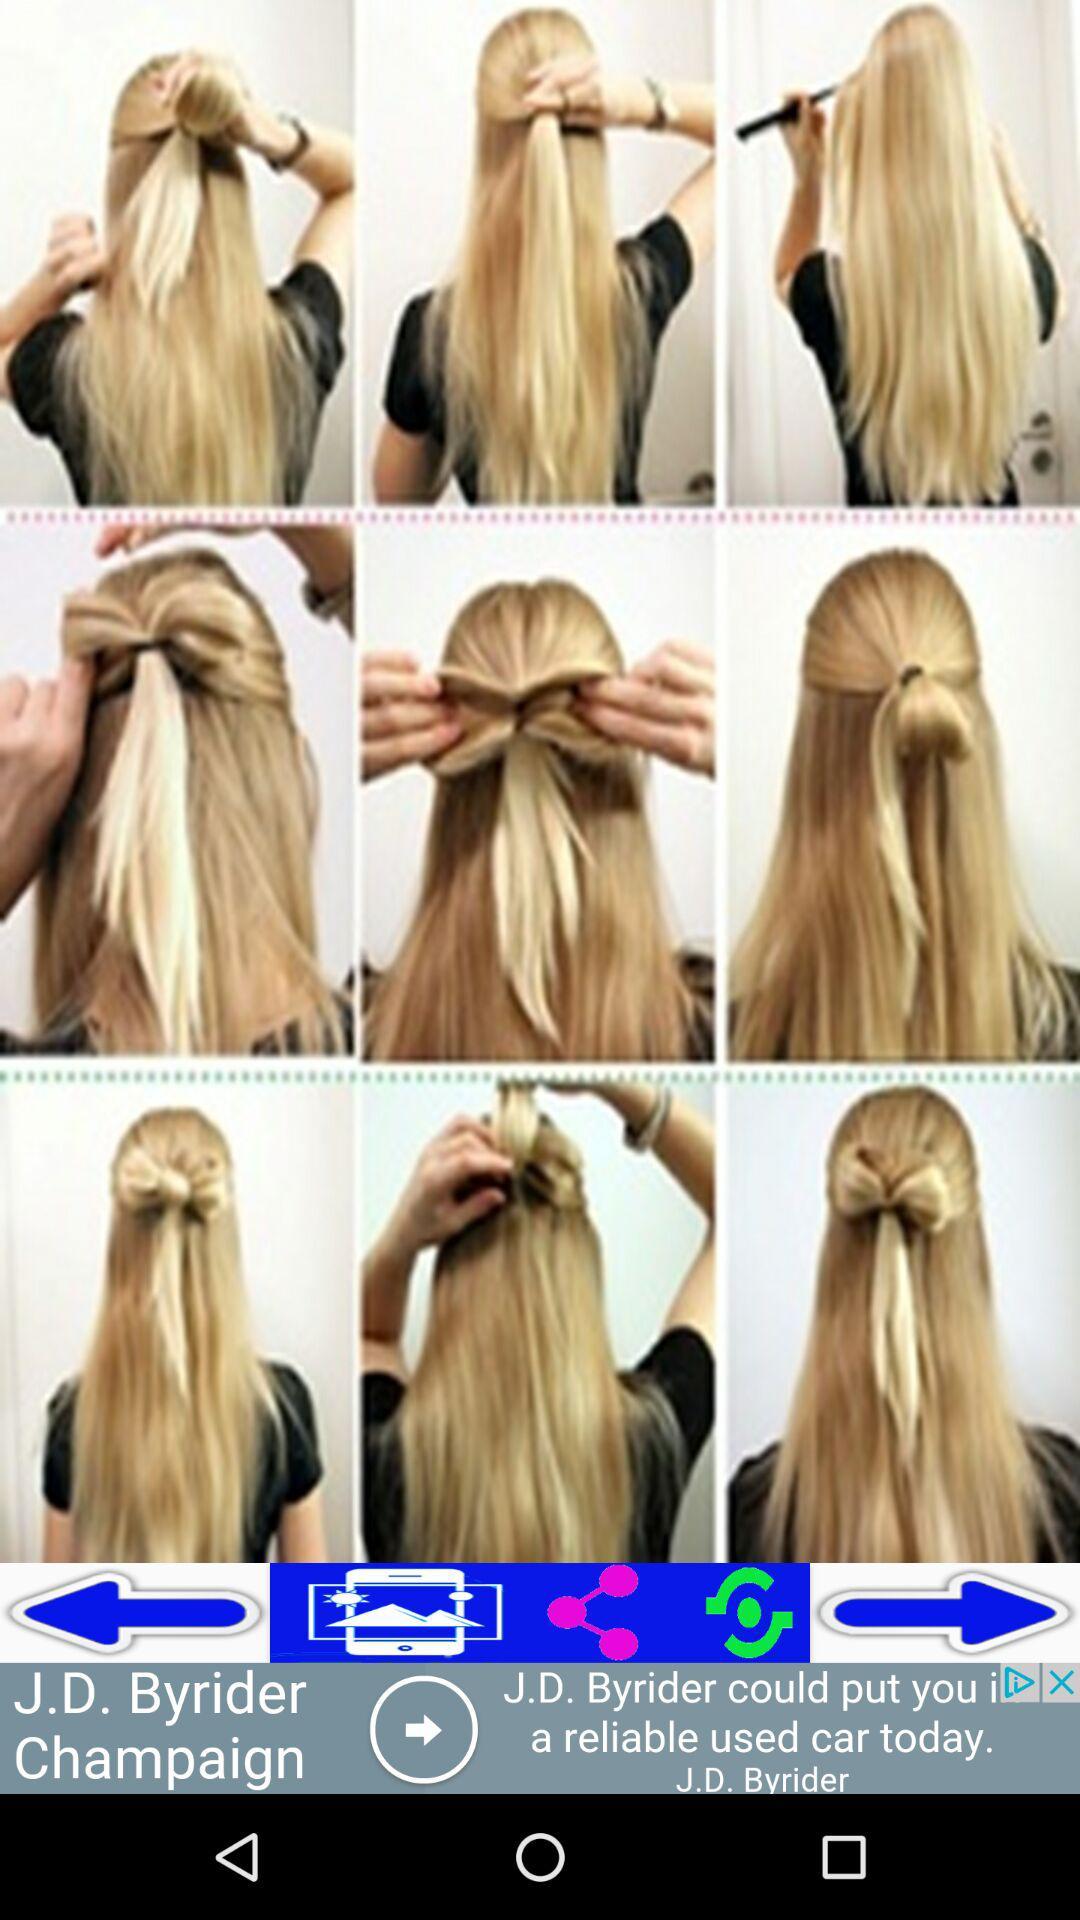  I want to click on back arrow, so click(135, 1612).